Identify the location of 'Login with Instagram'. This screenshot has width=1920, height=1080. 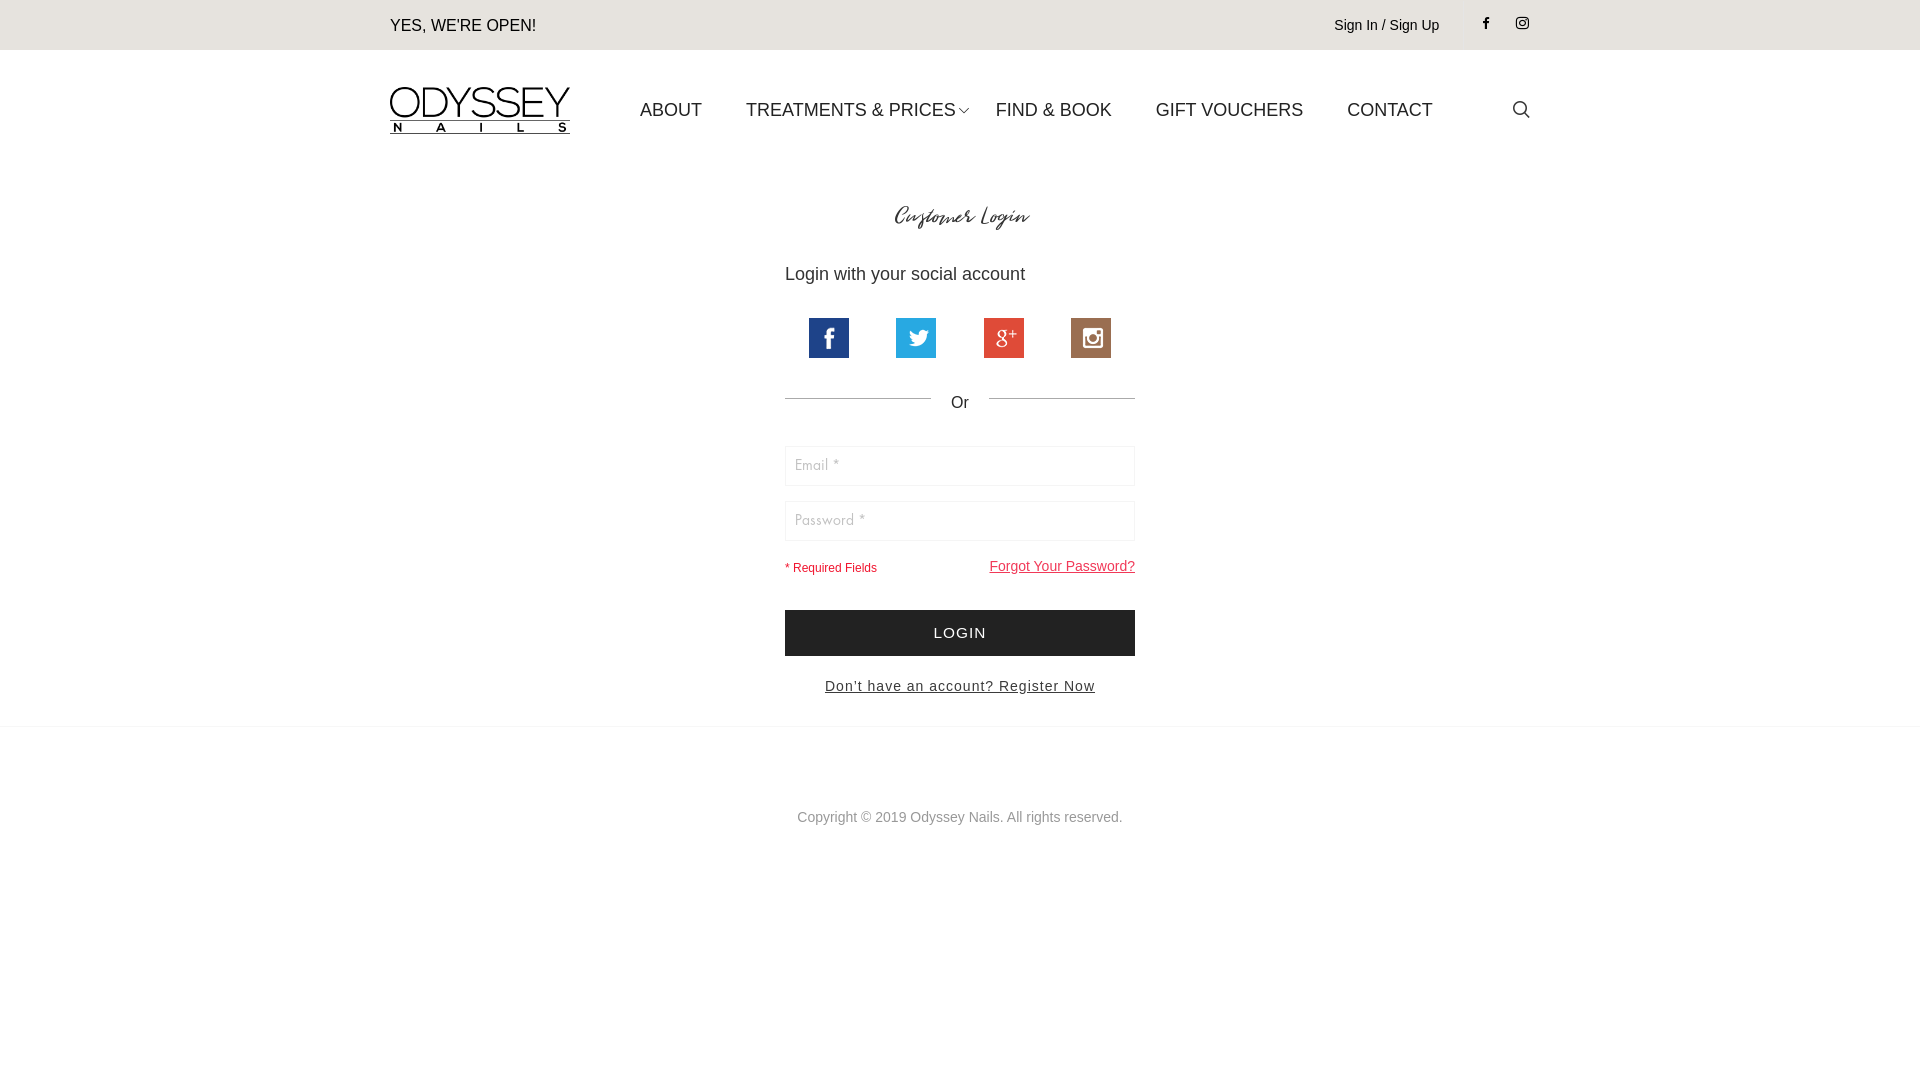
(1089, 337).